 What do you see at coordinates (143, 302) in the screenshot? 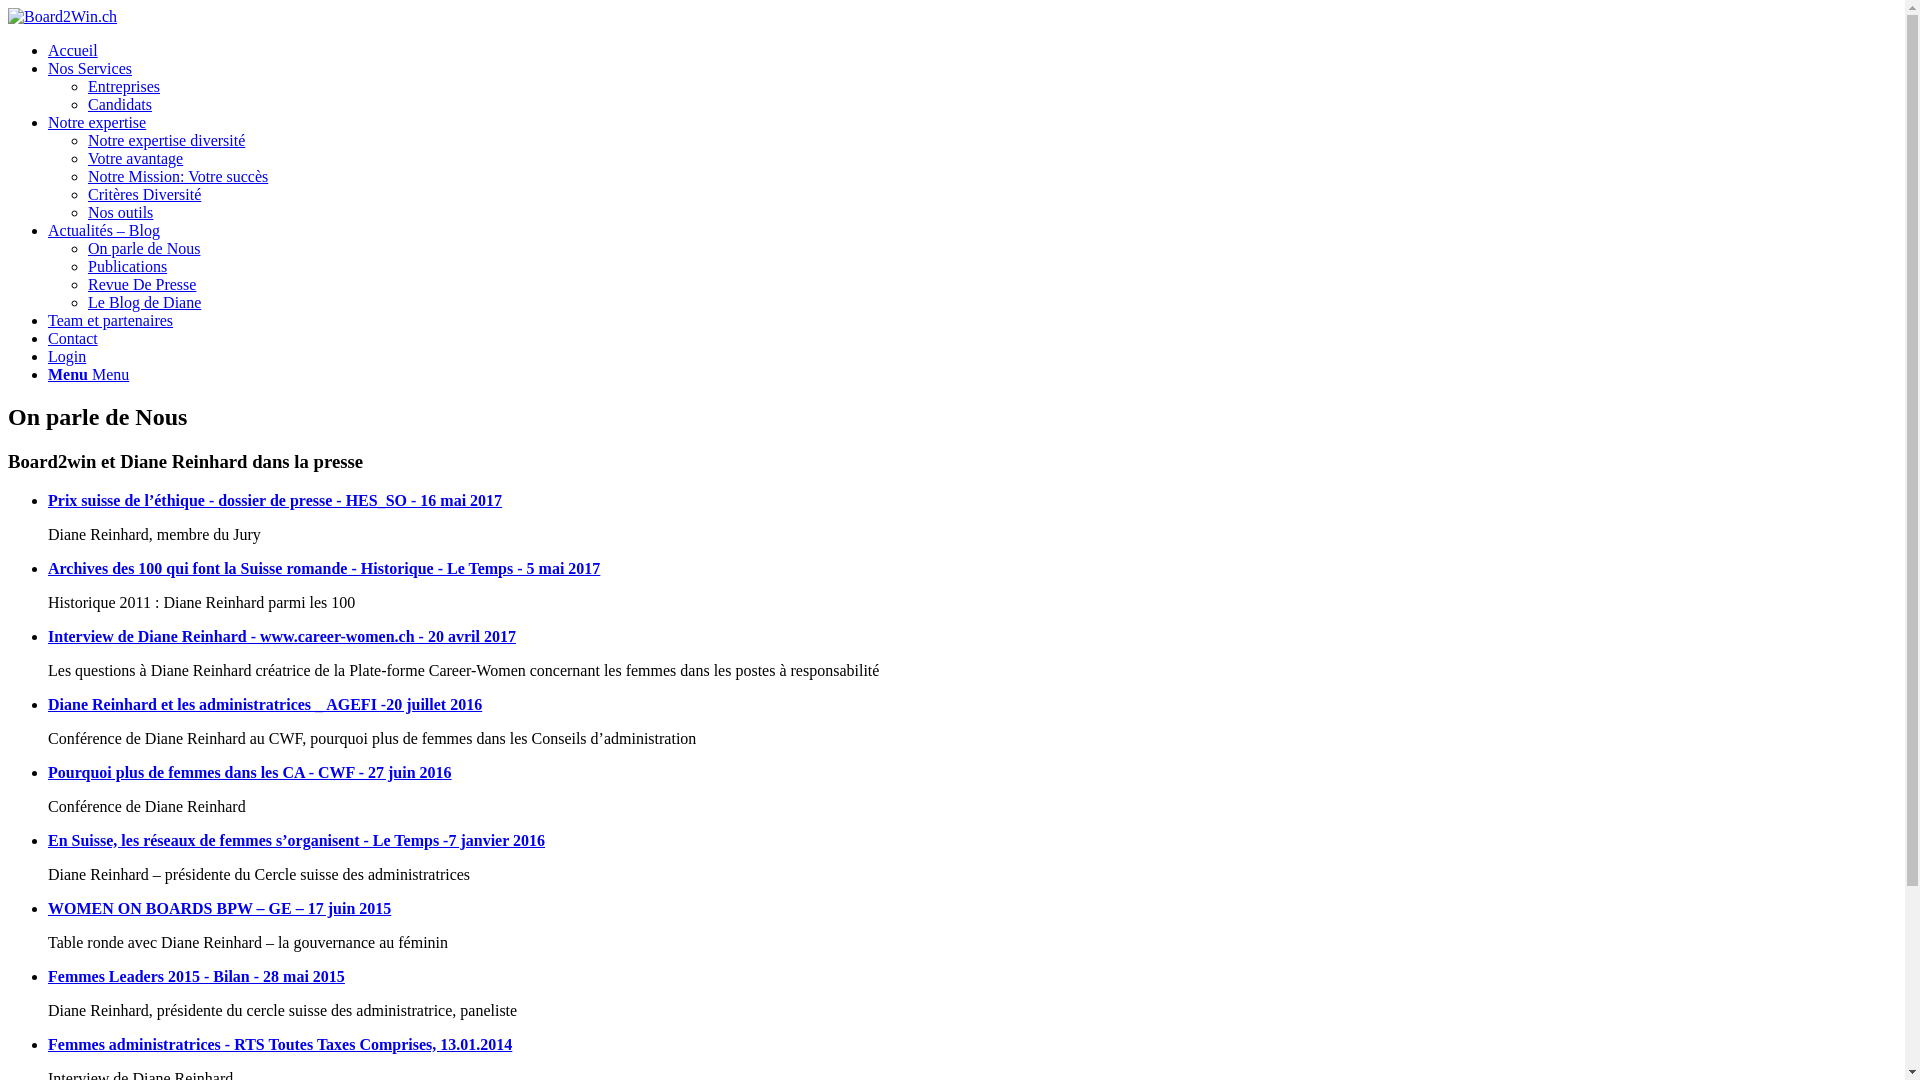
I see `'Le Blog de Diane'` at bounding box center [143, 302].